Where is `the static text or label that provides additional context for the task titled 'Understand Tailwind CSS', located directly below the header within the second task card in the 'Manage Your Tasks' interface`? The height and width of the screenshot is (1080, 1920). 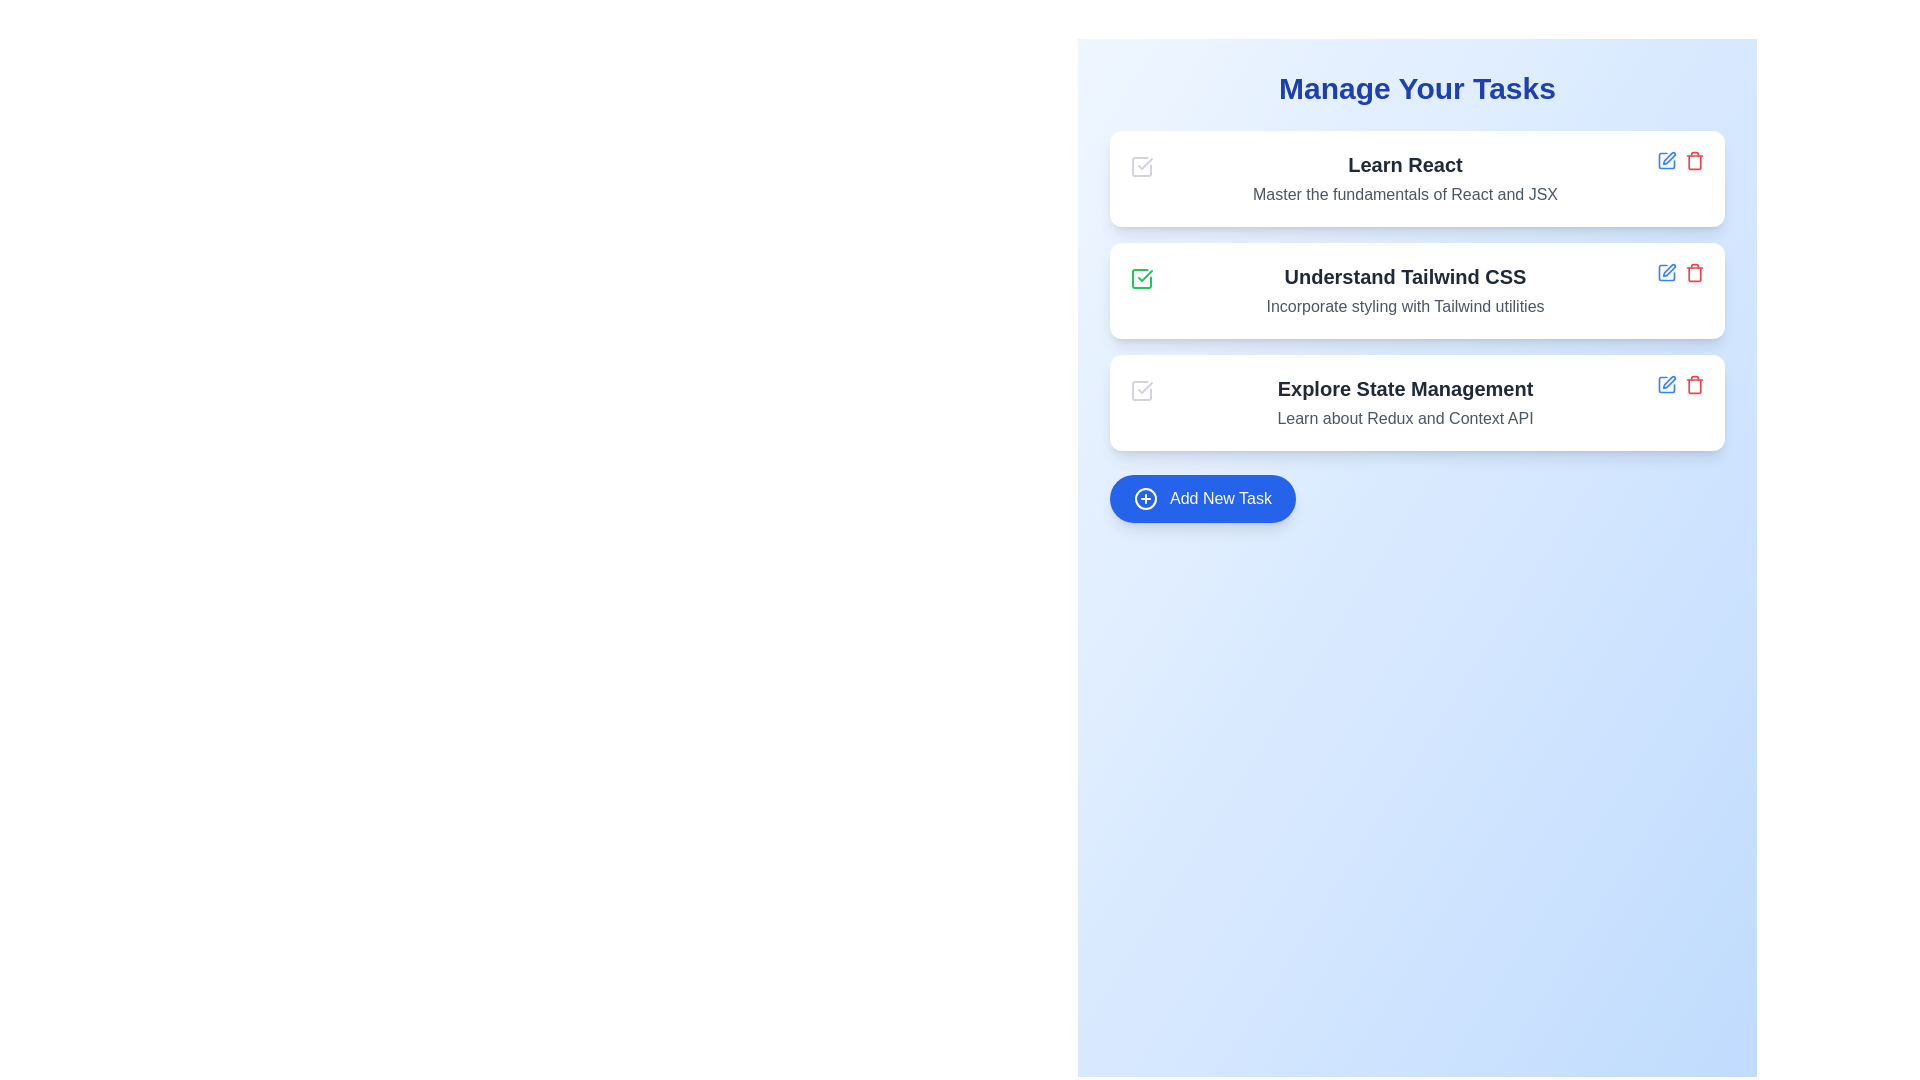 the static text or label that provides additional context for the task titled 'Understand Tailwind CSS', located directly below the header within the second task card in the 'Manage Your Tasks' interface is located at coordinates (1404, 307).